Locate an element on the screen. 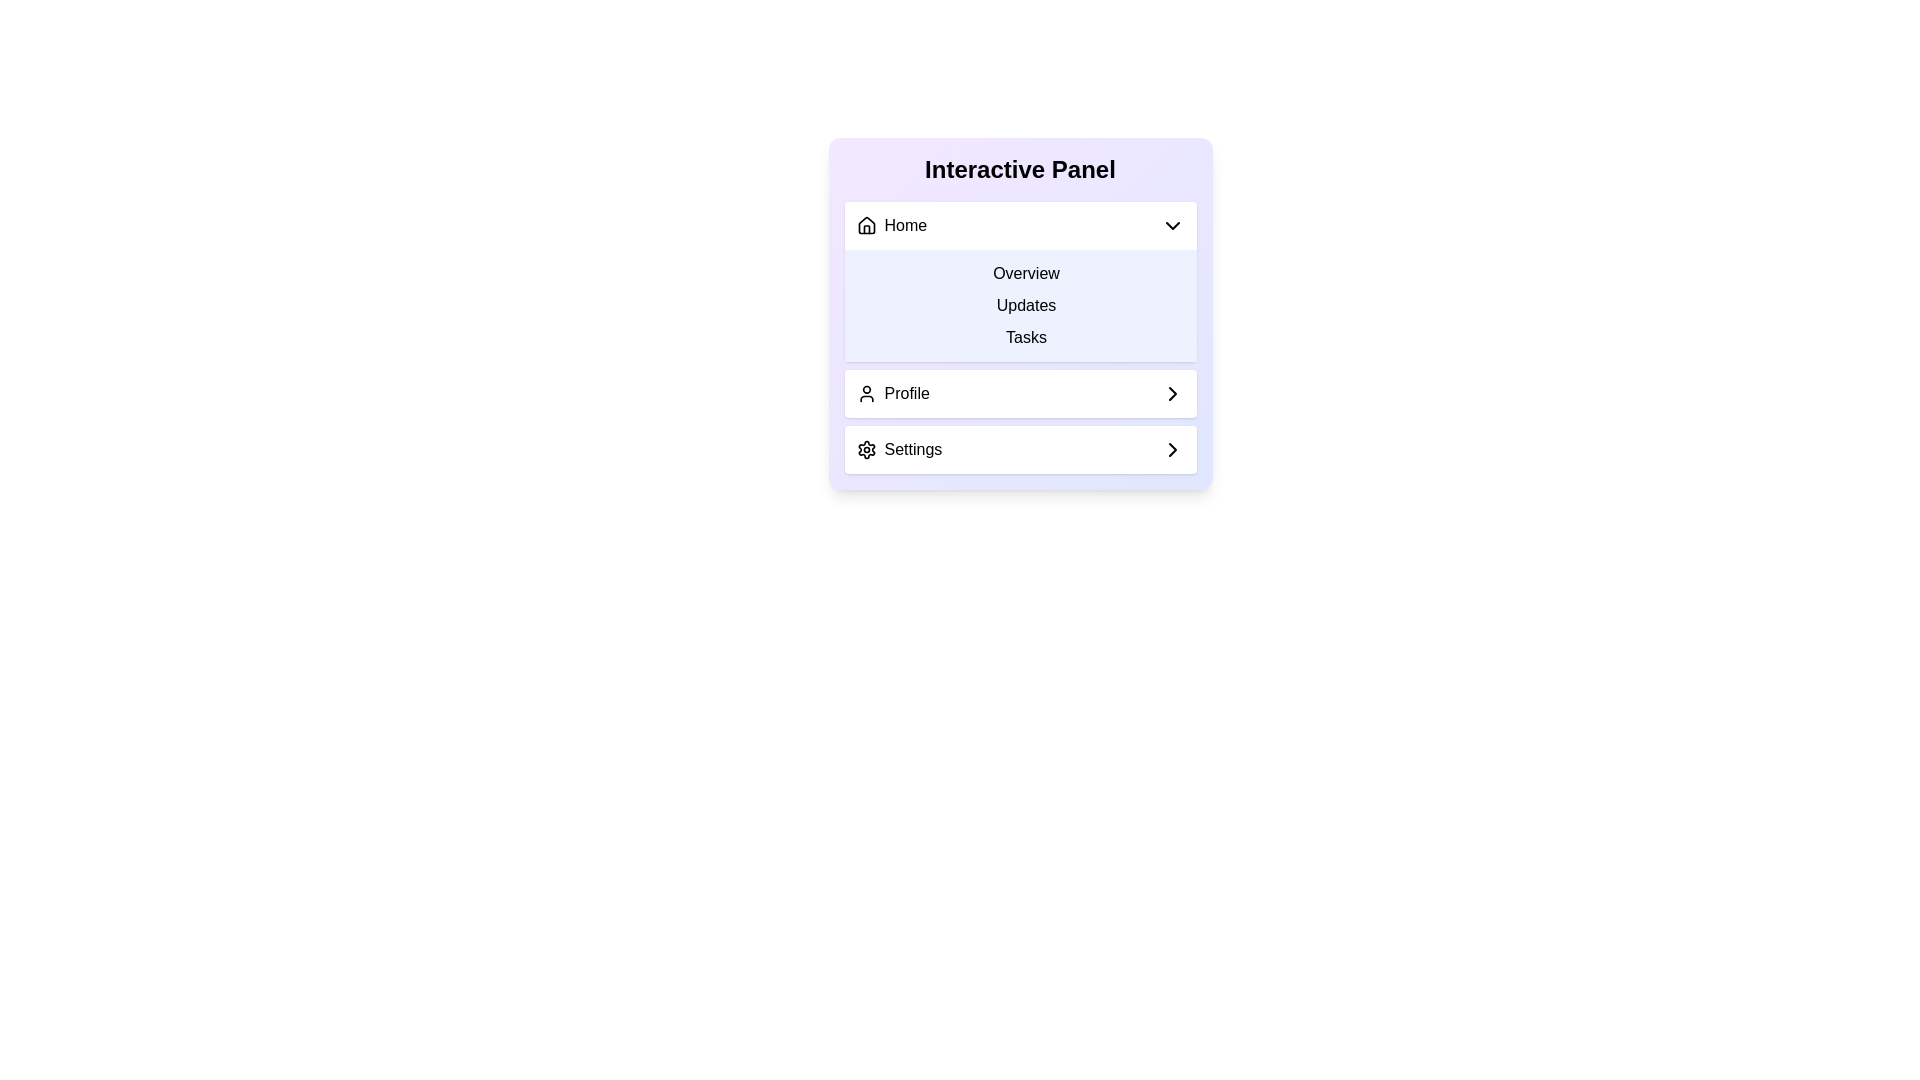 The height and width of the screenshot is (1080, 1920). the 'Overview' option in the Dropdown panel located beneath the 'Home' section of the Interactive Panel UI is located at coordinates (1020, 281).